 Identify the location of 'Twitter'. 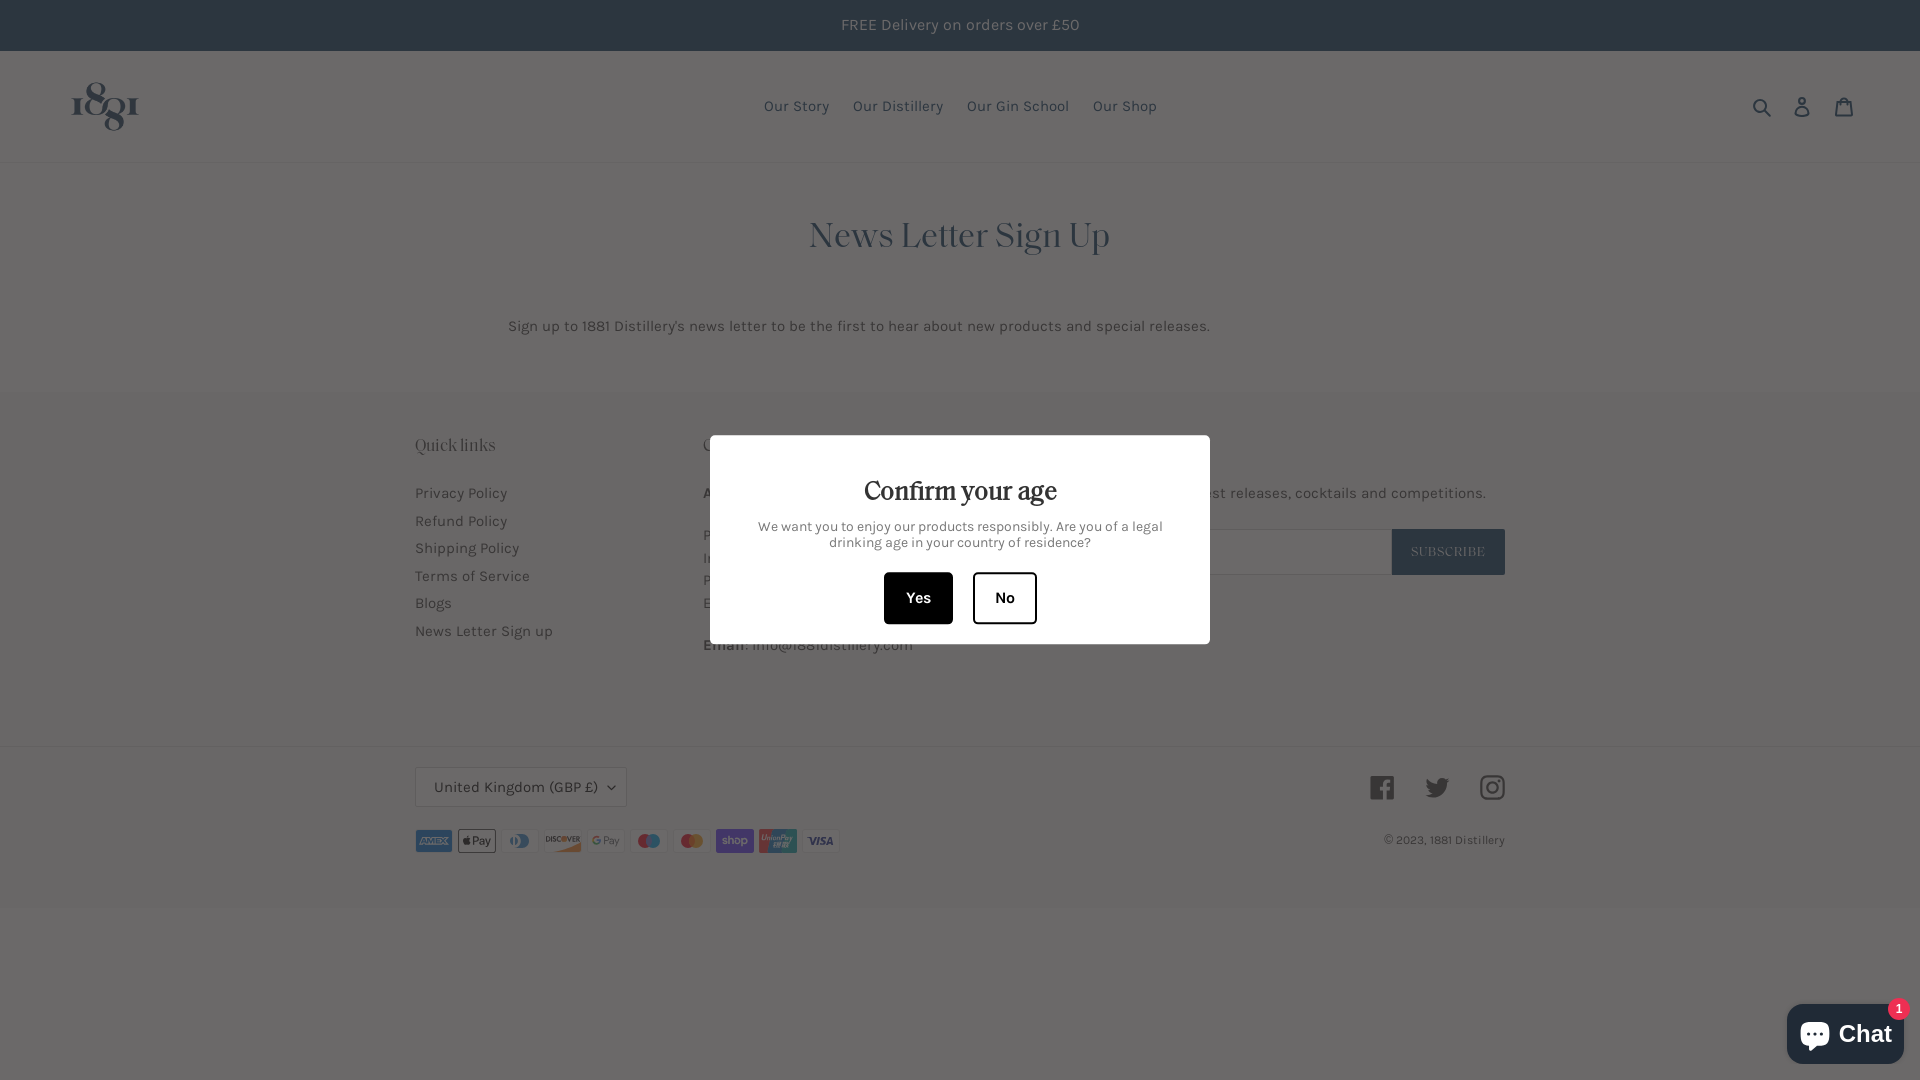
(1436, 786).